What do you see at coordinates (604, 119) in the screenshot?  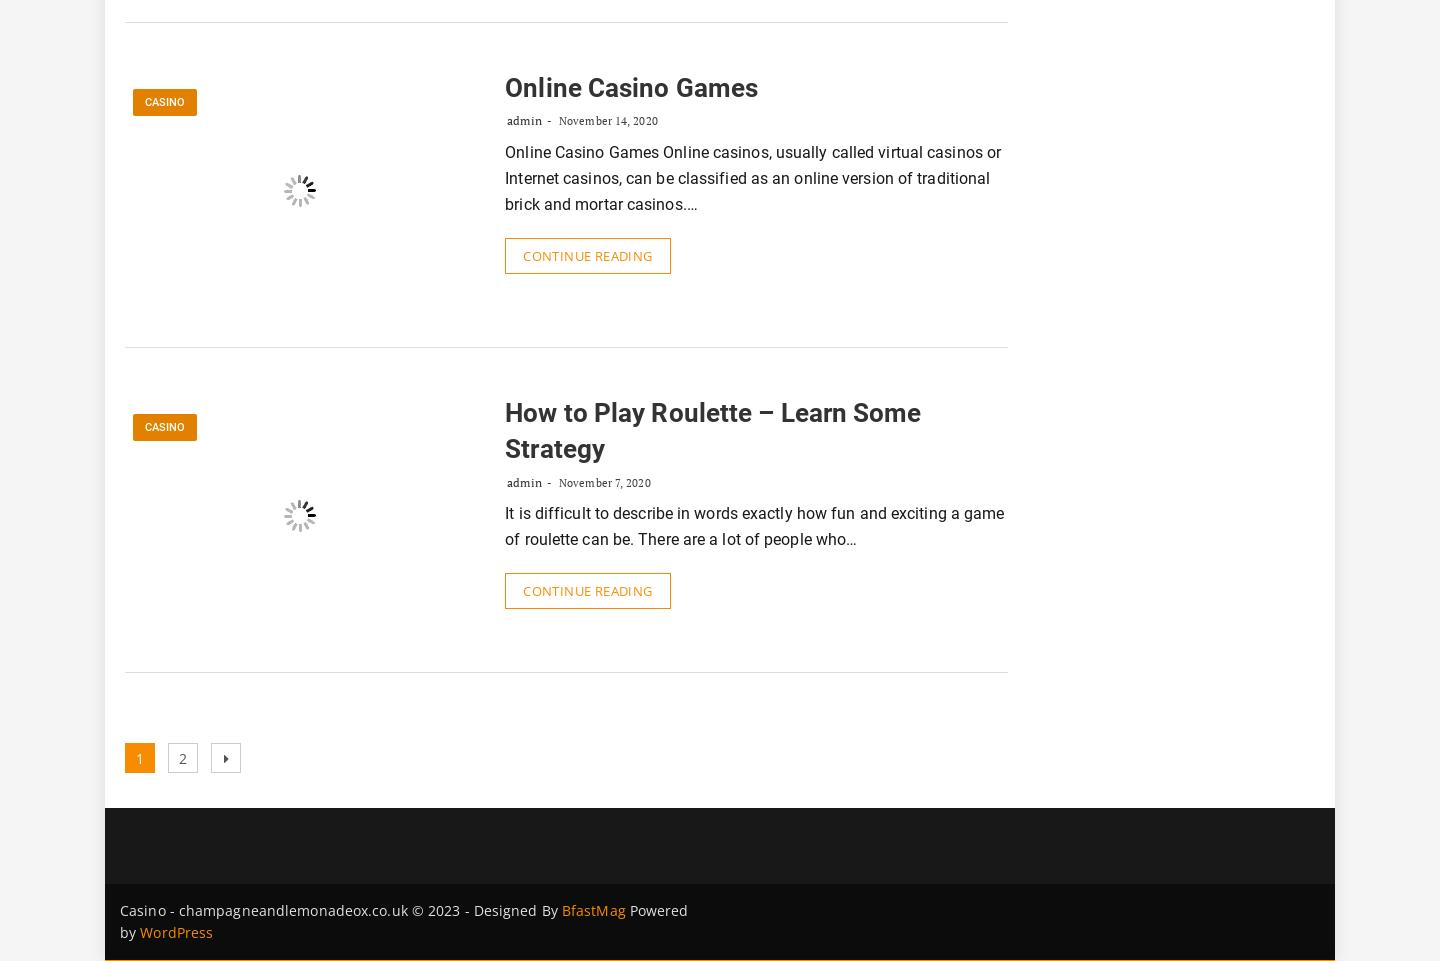 I see `'November 14, 2020'` at bounding box center [604, 119].